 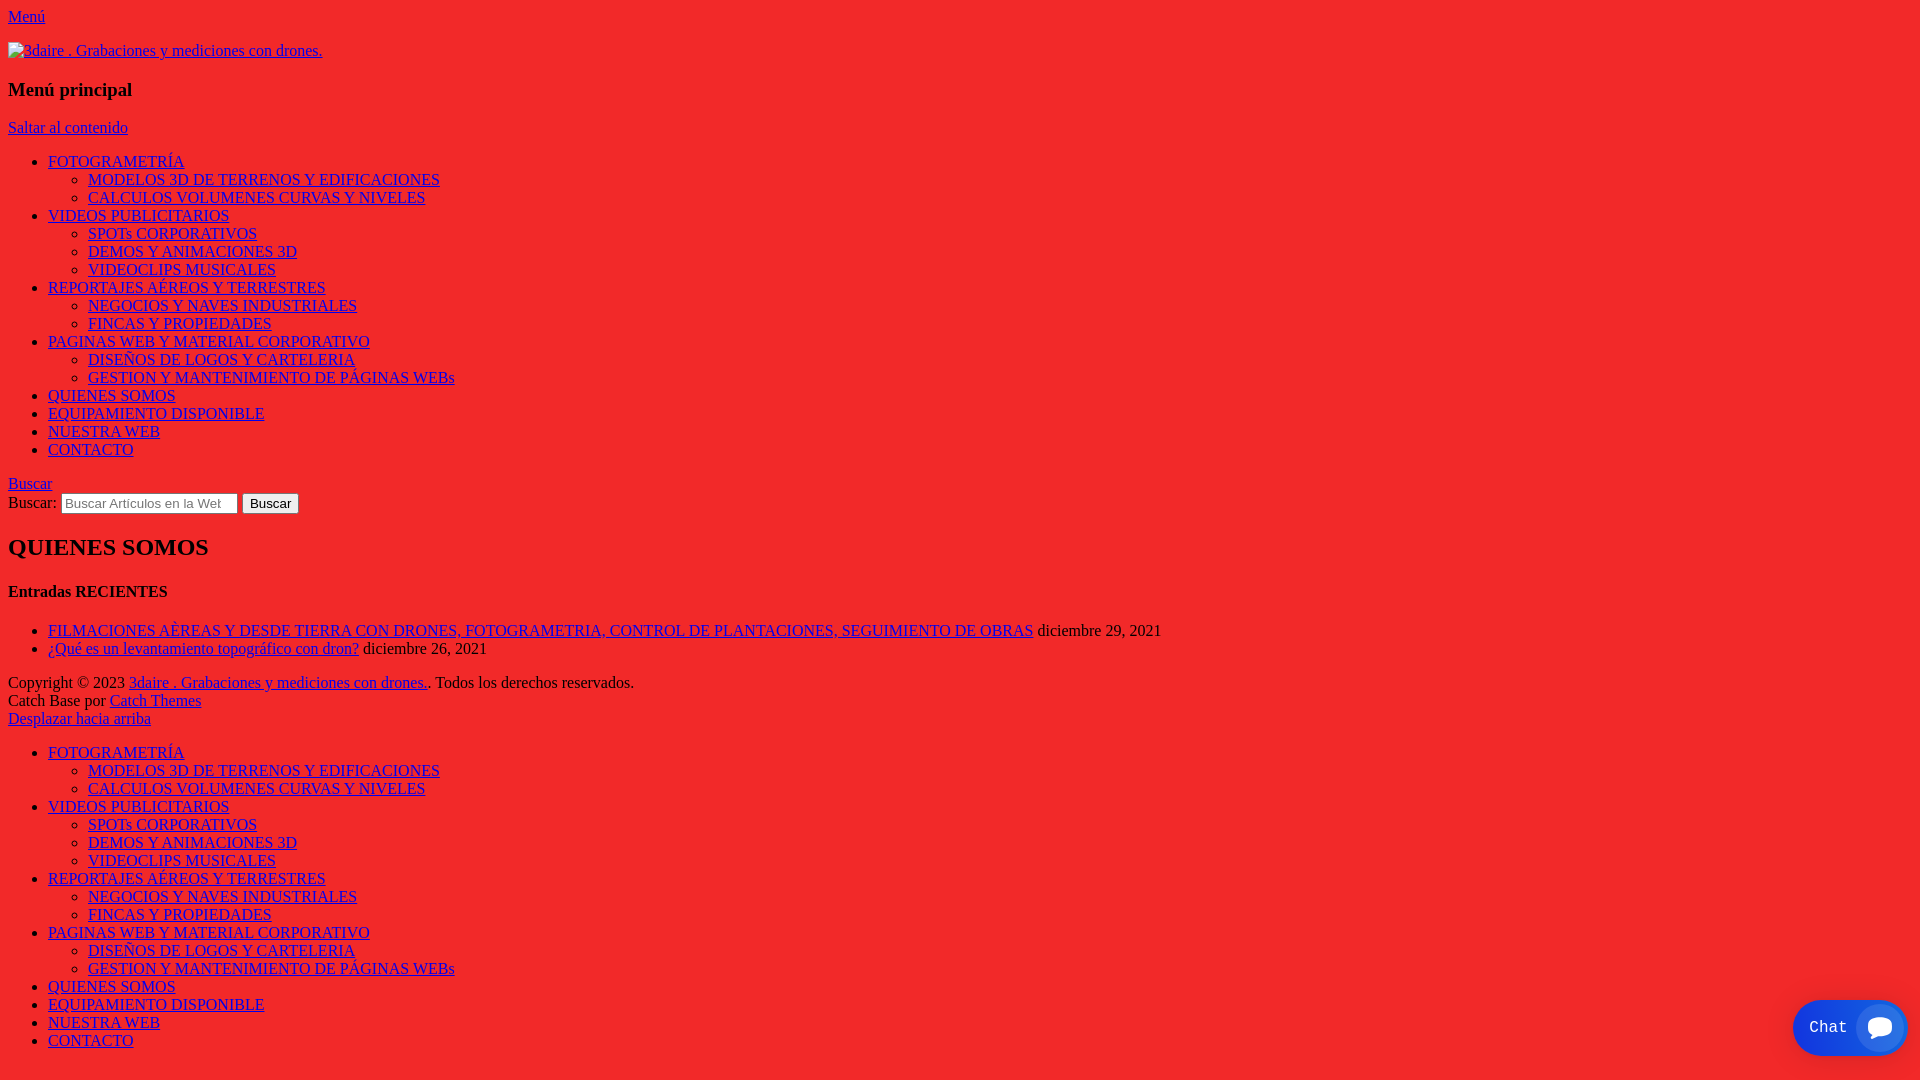 I want to click on 'FINCAS Y PROPIEDADES', so click(x=180, y=914).